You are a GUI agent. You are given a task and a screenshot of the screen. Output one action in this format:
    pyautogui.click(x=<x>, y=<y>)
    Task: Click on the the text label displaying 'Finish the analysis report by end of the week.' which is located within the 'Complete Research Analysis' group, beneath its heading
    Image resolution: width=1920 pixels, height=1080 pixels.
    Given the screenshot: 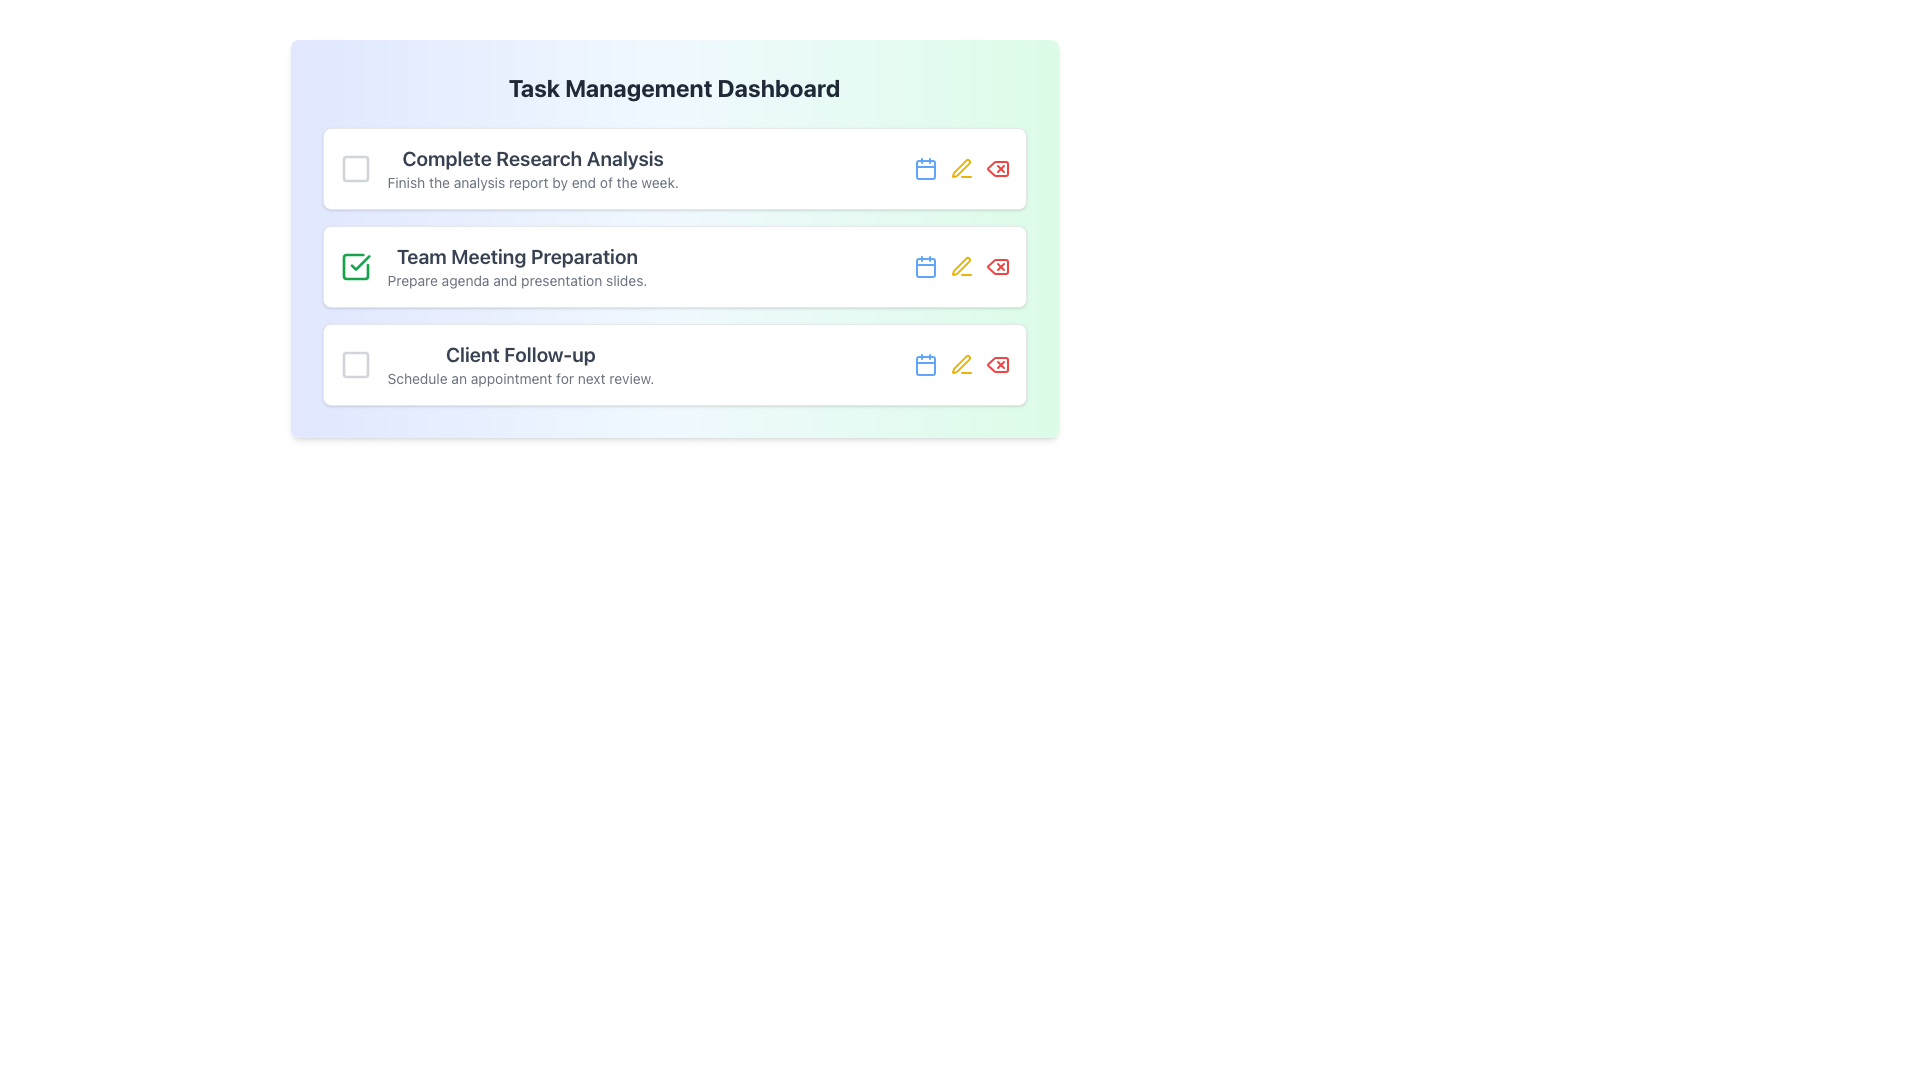 What is the action you would take?
    pyautogui.click(x=533, y=182)
    